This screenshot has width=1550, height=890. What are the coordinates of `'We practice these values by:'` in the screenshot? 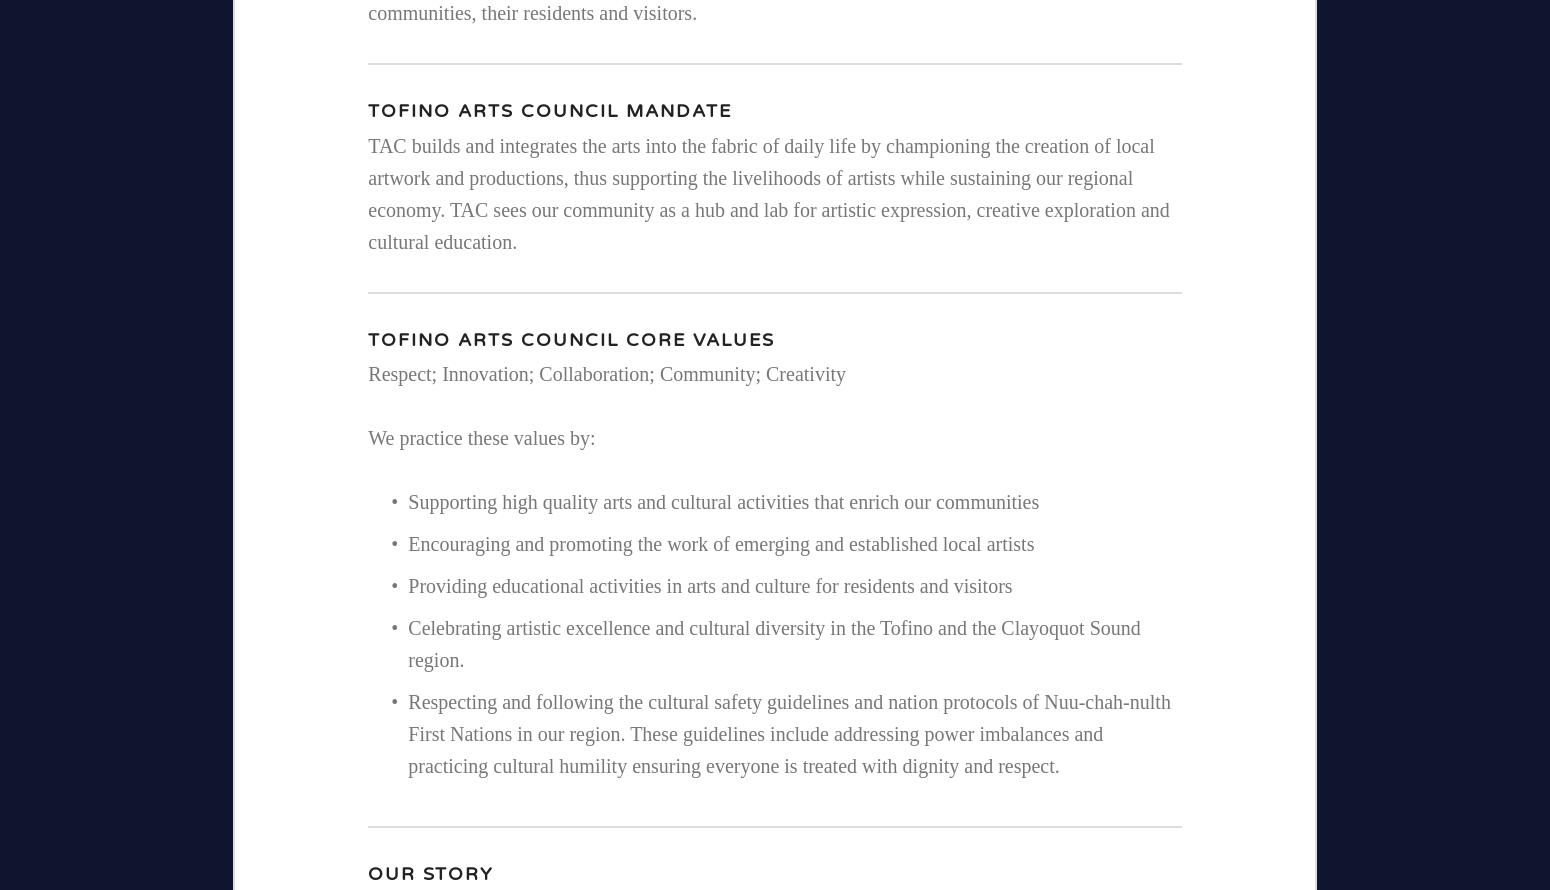 It's located at (480, 436).